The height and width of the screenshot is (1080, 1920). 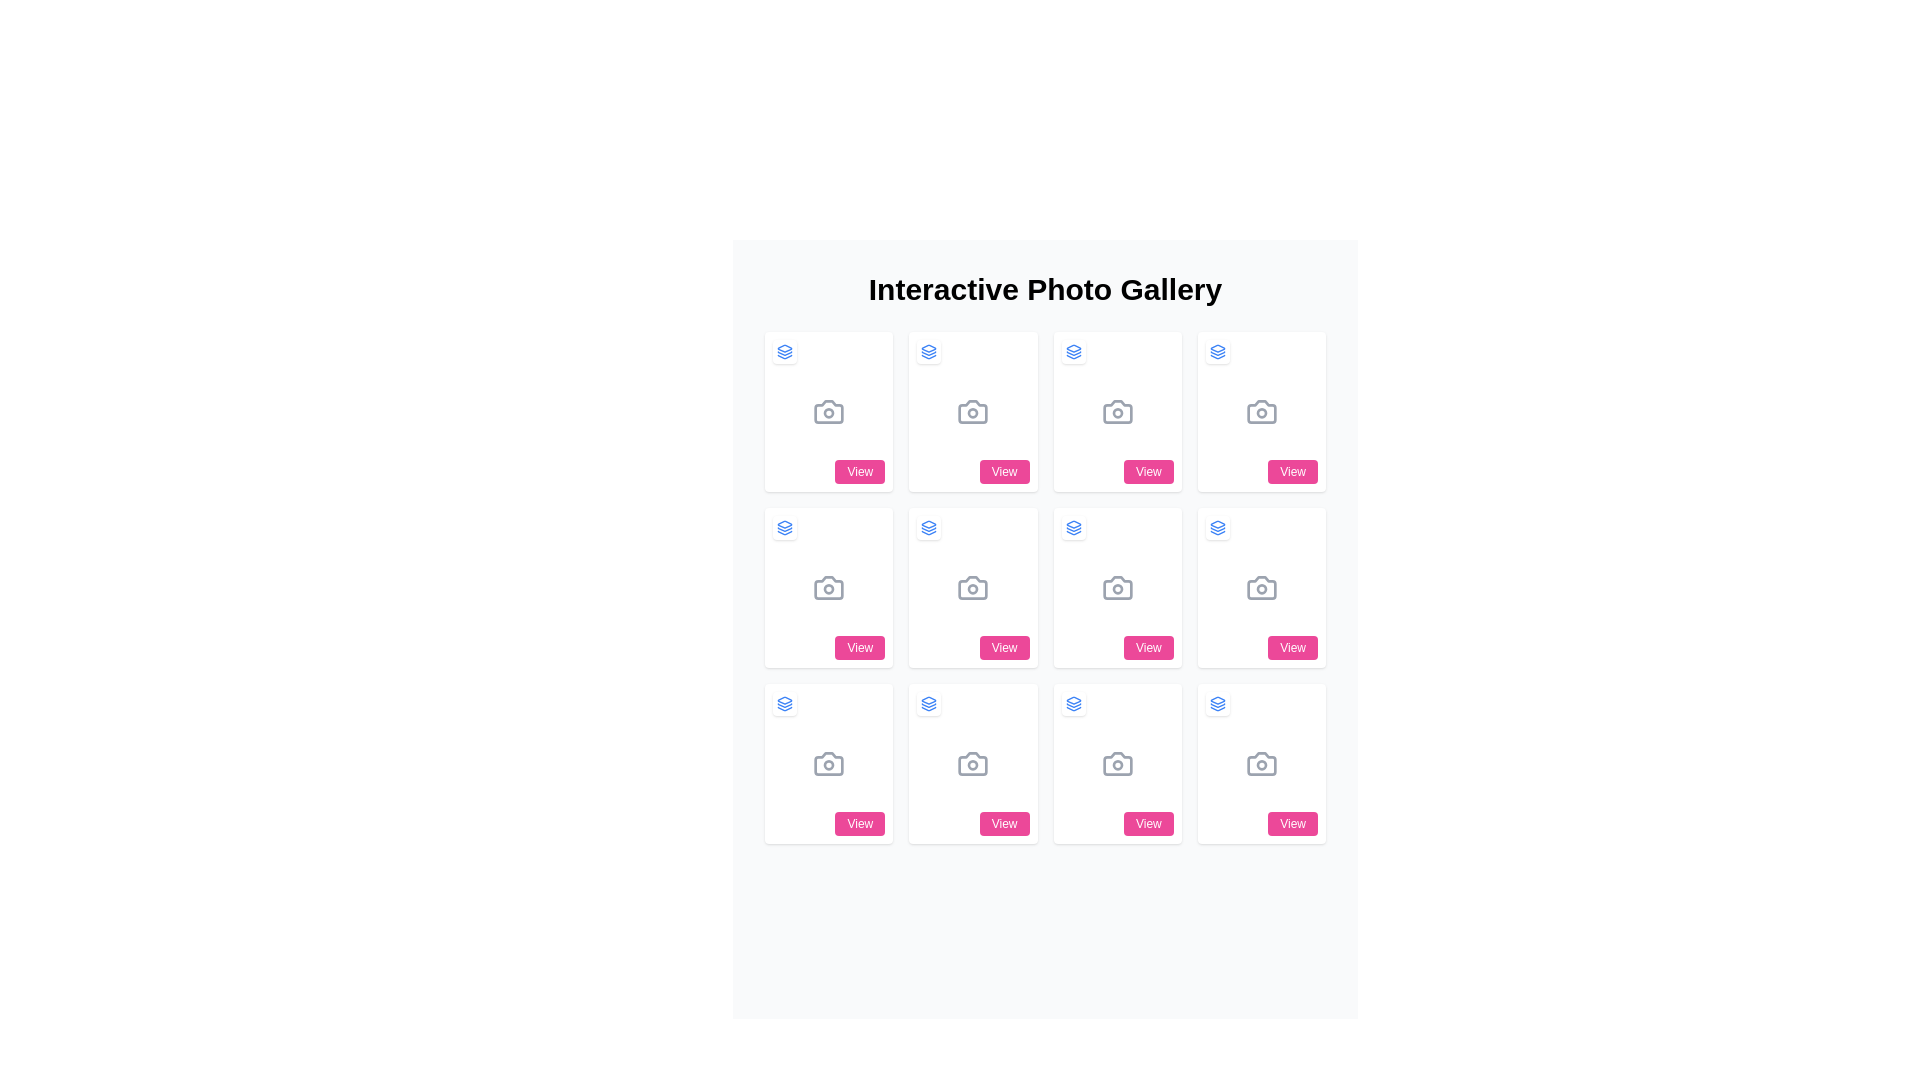 I want to click on the seventh card in the interactive photo gallery, so click(x=1116, y=586).